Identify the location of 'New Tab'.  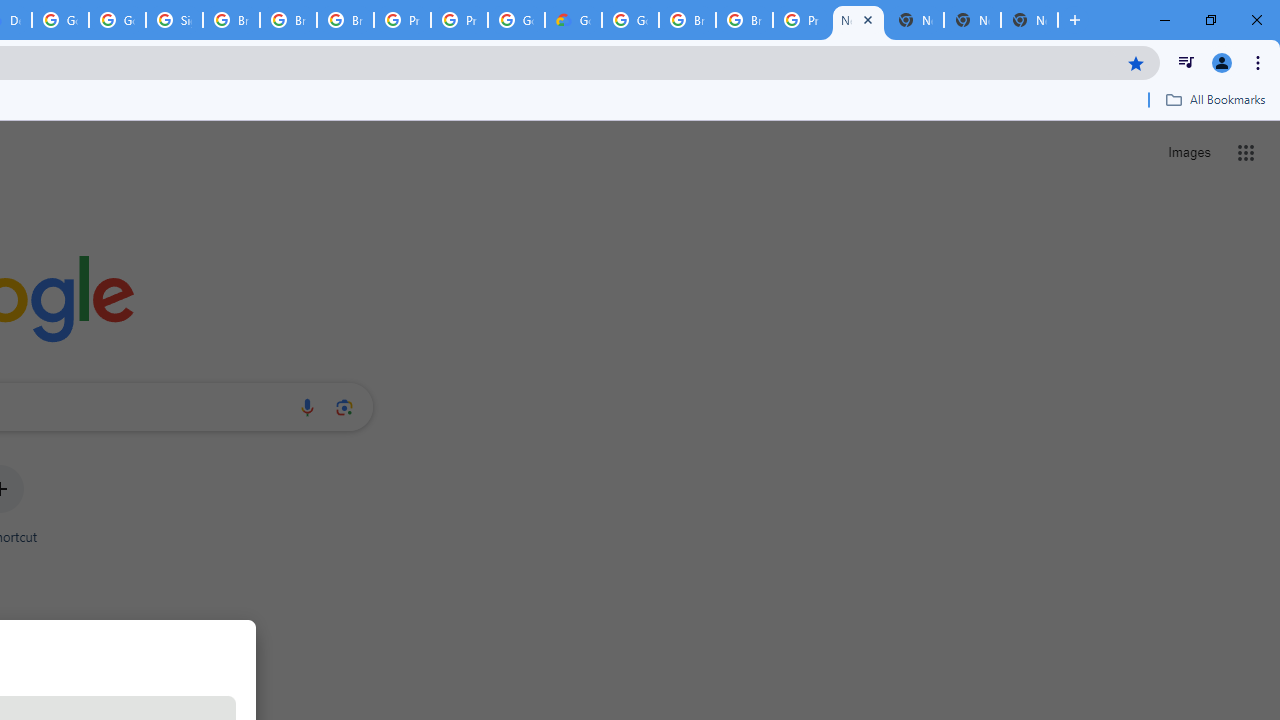
(1029, 20).